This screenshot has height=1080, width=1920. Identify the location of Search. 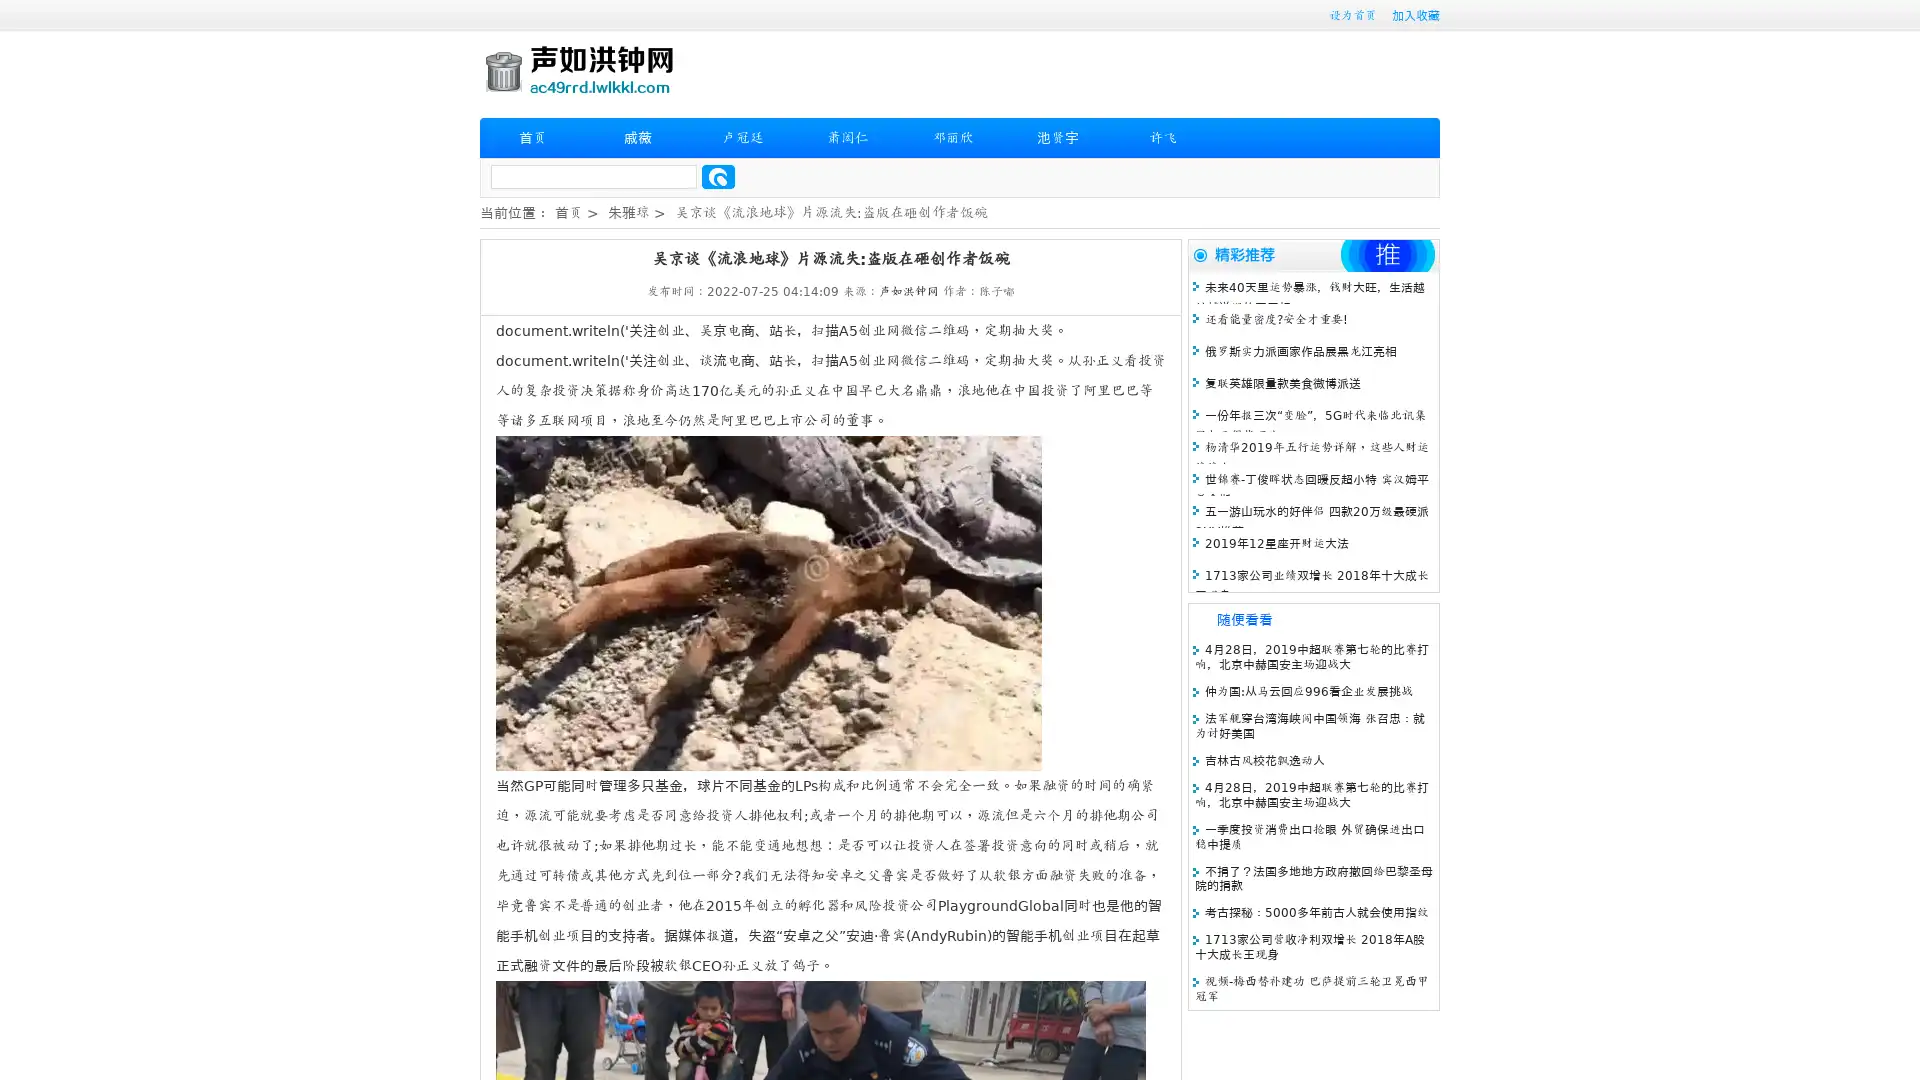
(718, 176).